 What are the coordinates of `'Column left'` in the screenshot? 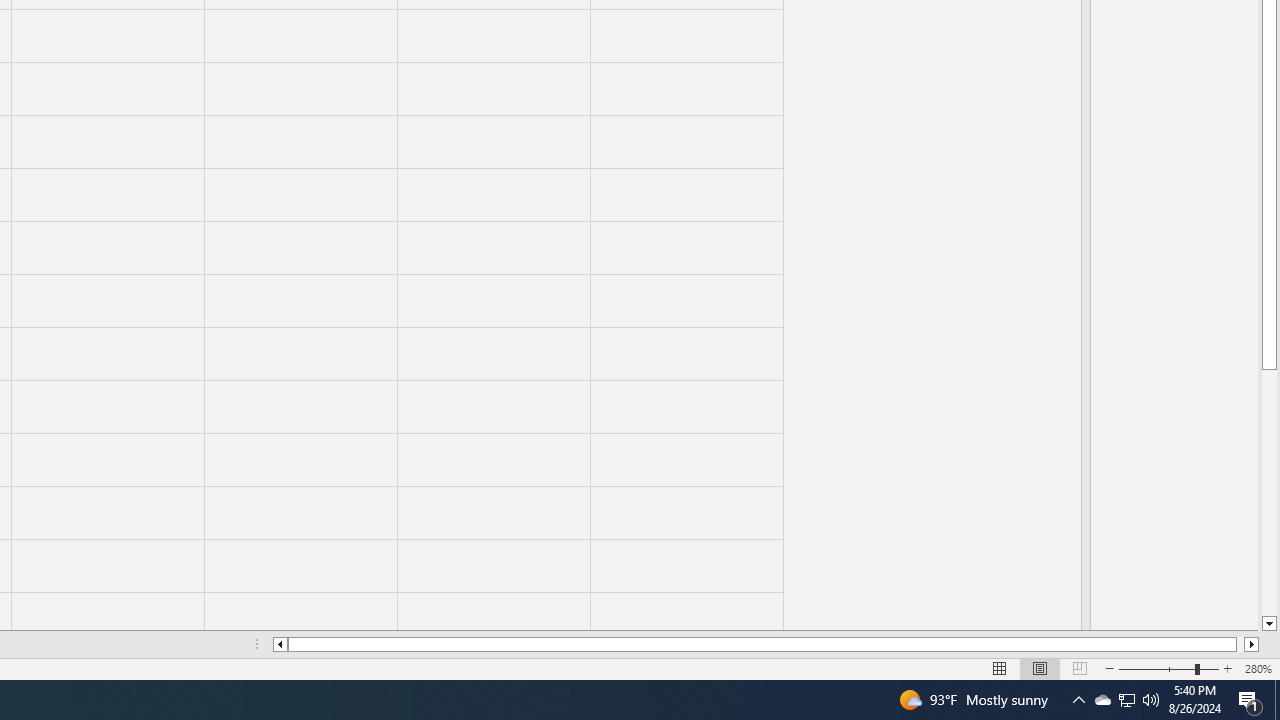 It's located at (278, 644).